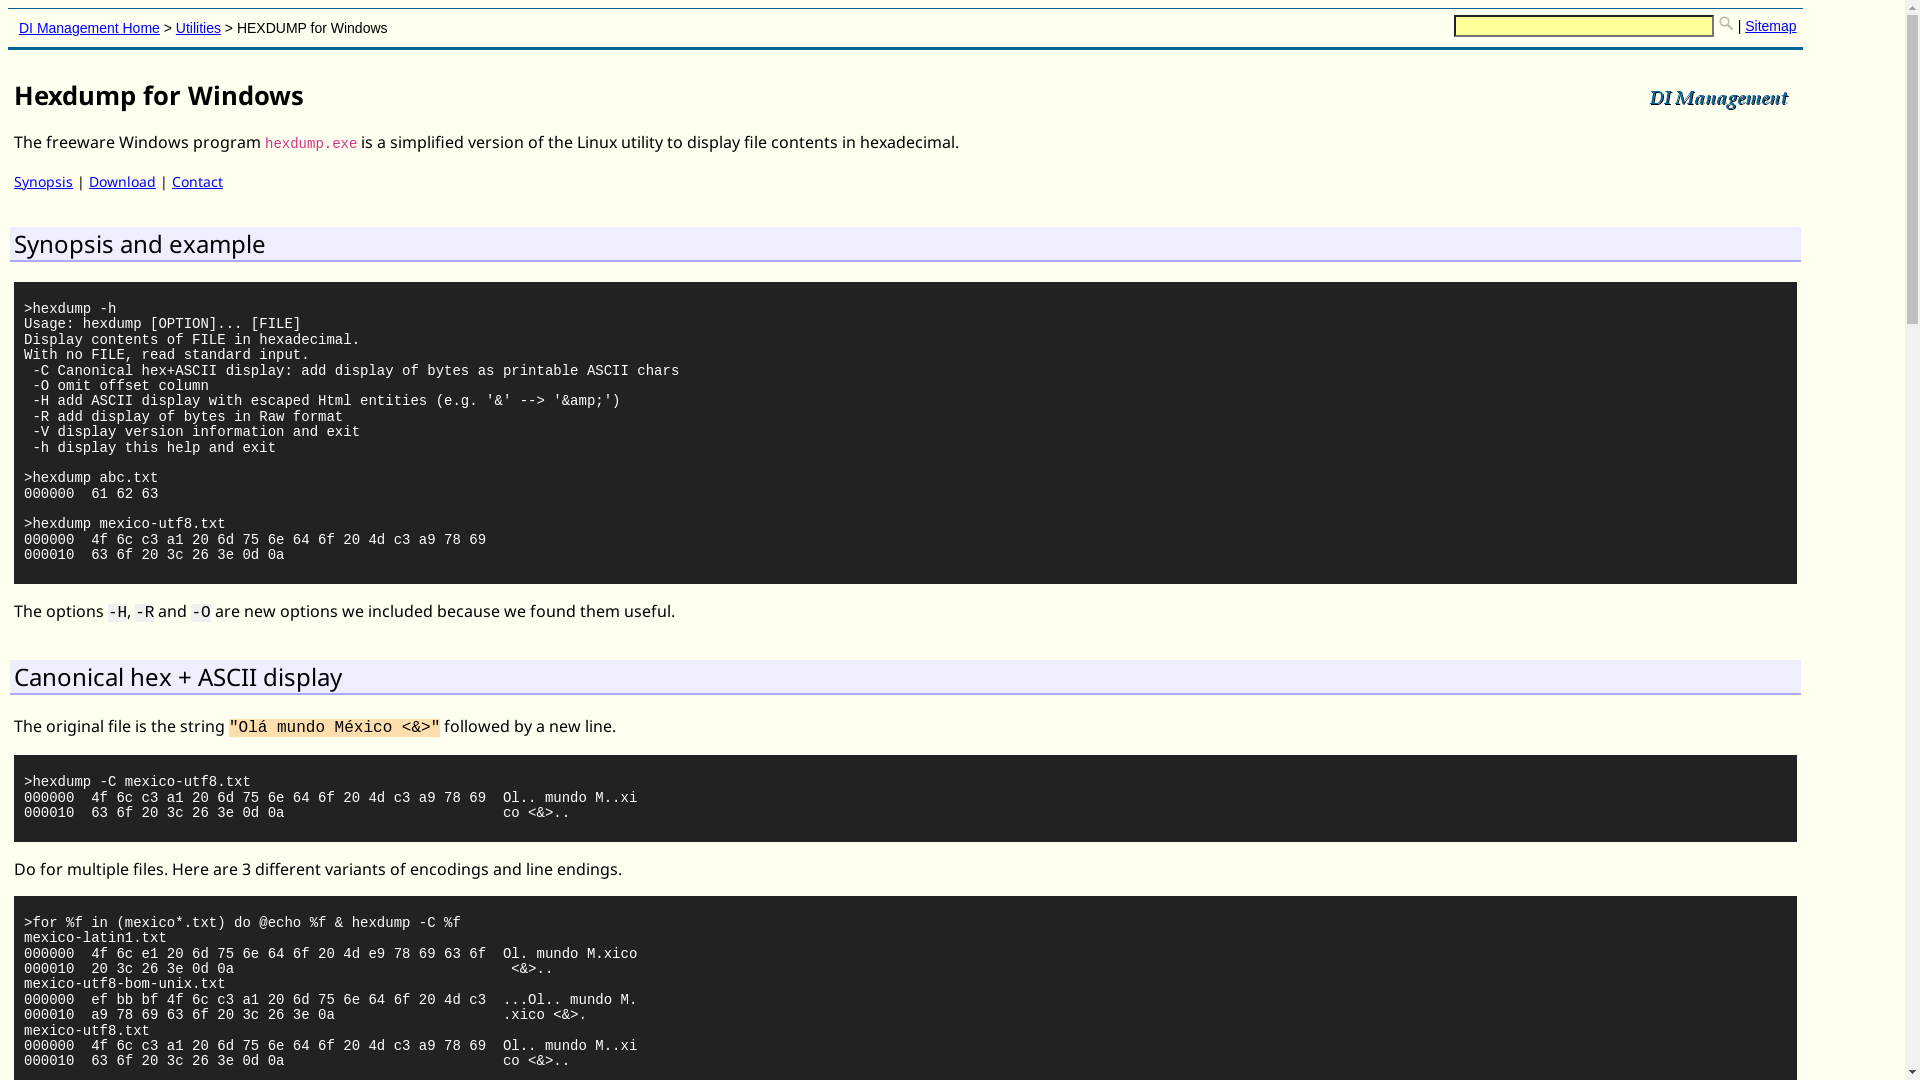  What do you see at coordinates (1744, 26) in the screenshot?
I see `'Sitemap'` at bounding box center [1744, 26].